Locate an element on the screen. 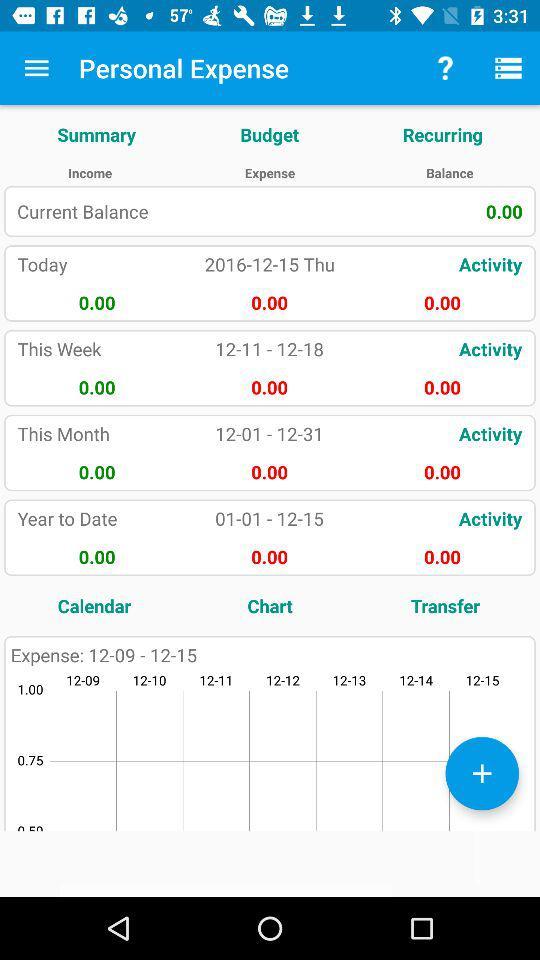  more elements is located at coordinates (481, 772).